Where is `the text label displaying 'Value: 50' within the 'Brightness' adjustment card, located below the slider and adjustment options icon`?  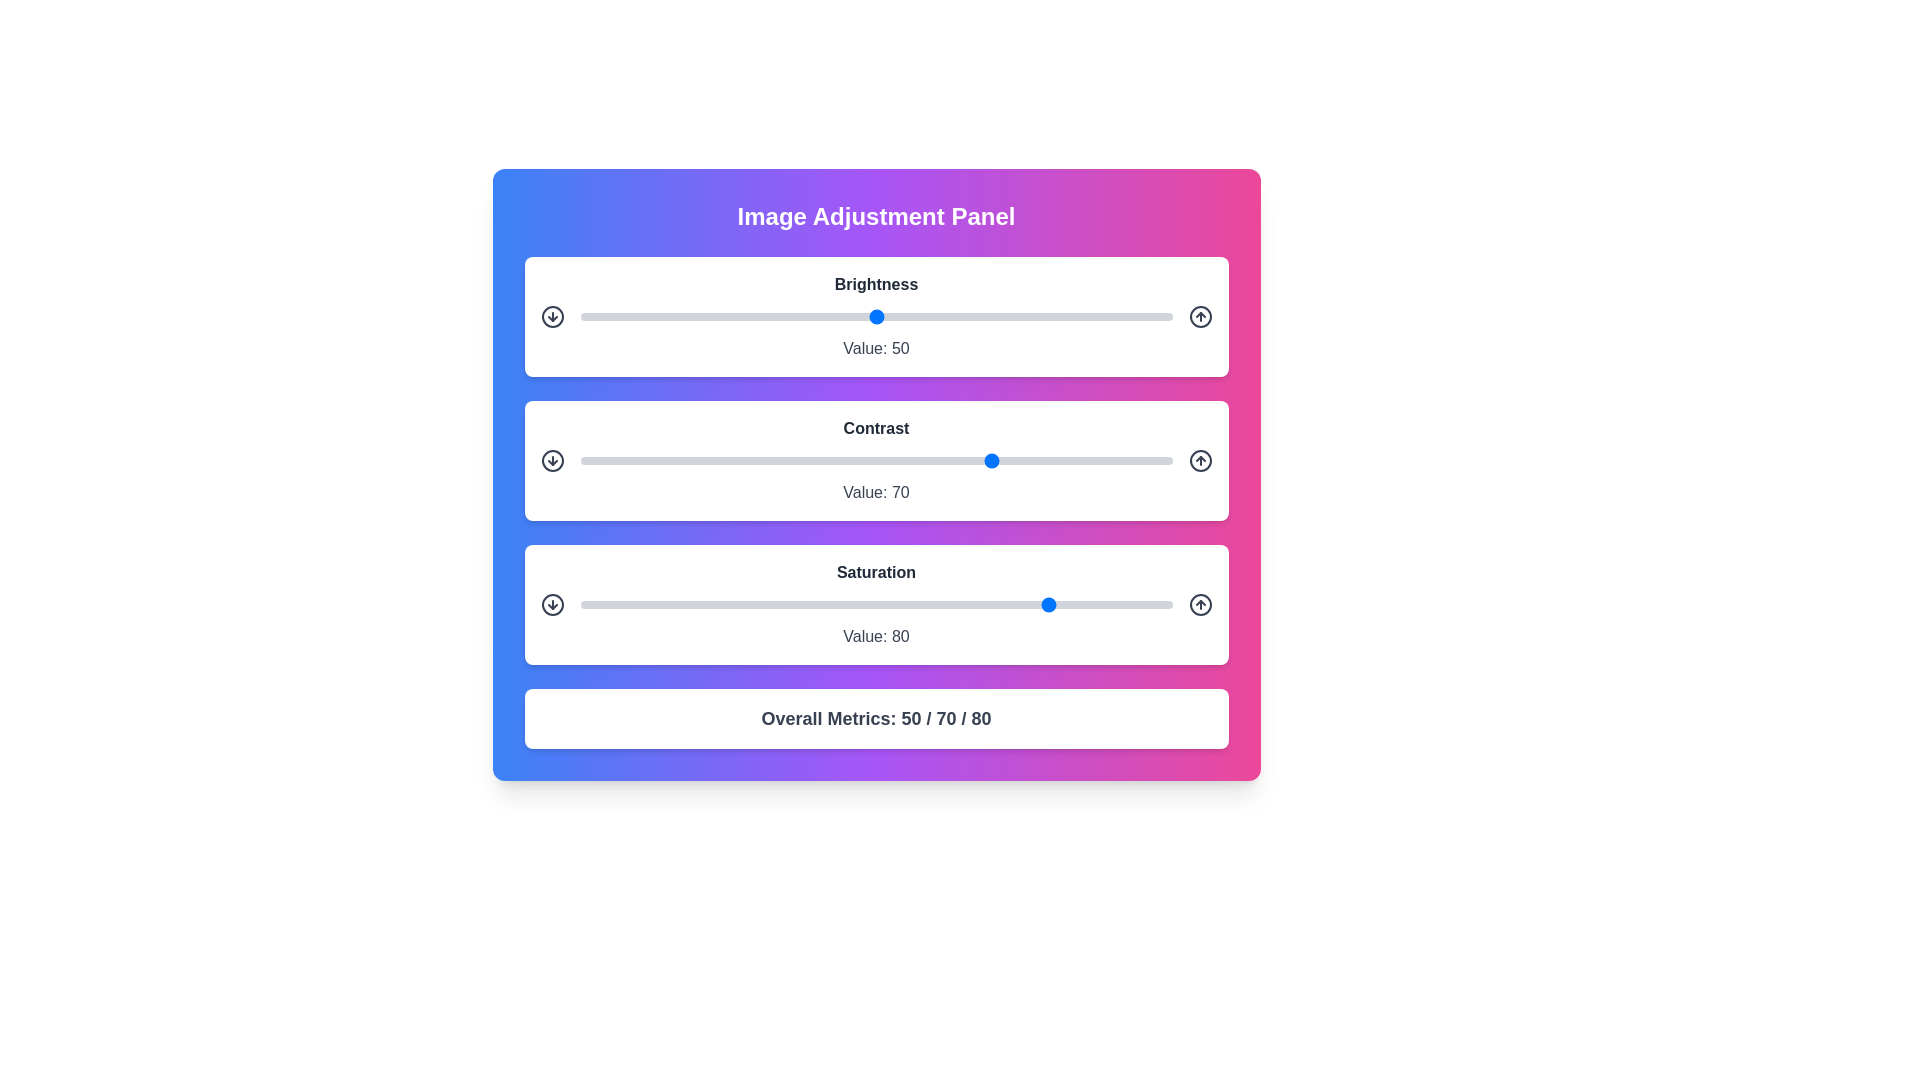
the text label displaying 'Value: 50' within the 'Brightness' adjustment card, located below the slider and adjustment options icon is located at coordinates (876, 347).